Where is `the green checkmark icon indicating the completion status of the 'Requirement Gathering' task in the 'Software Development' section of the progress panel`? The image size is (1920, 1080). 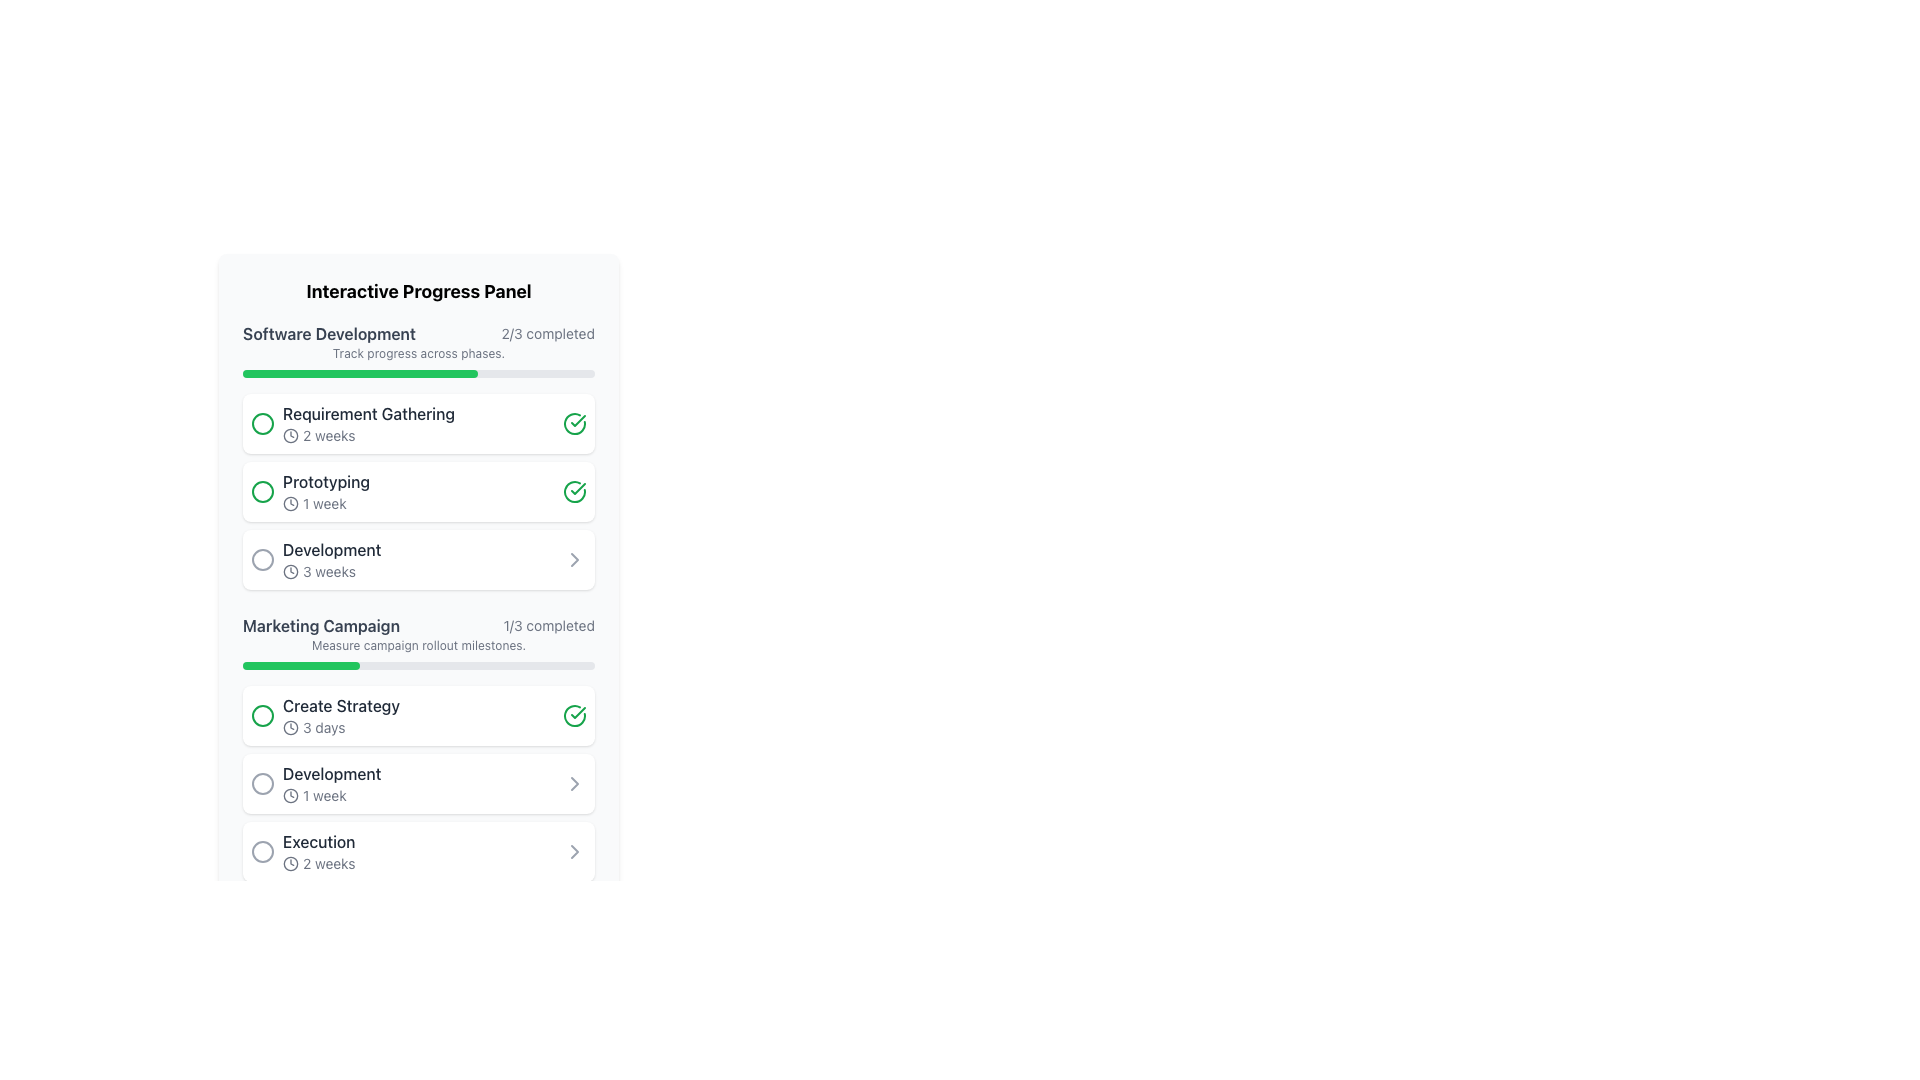 the green checkmark icon indicating the completion status of the 'Requirement Gathering' task in the 'Software Development' section of the progress panel is located at coordinates (577, 489).